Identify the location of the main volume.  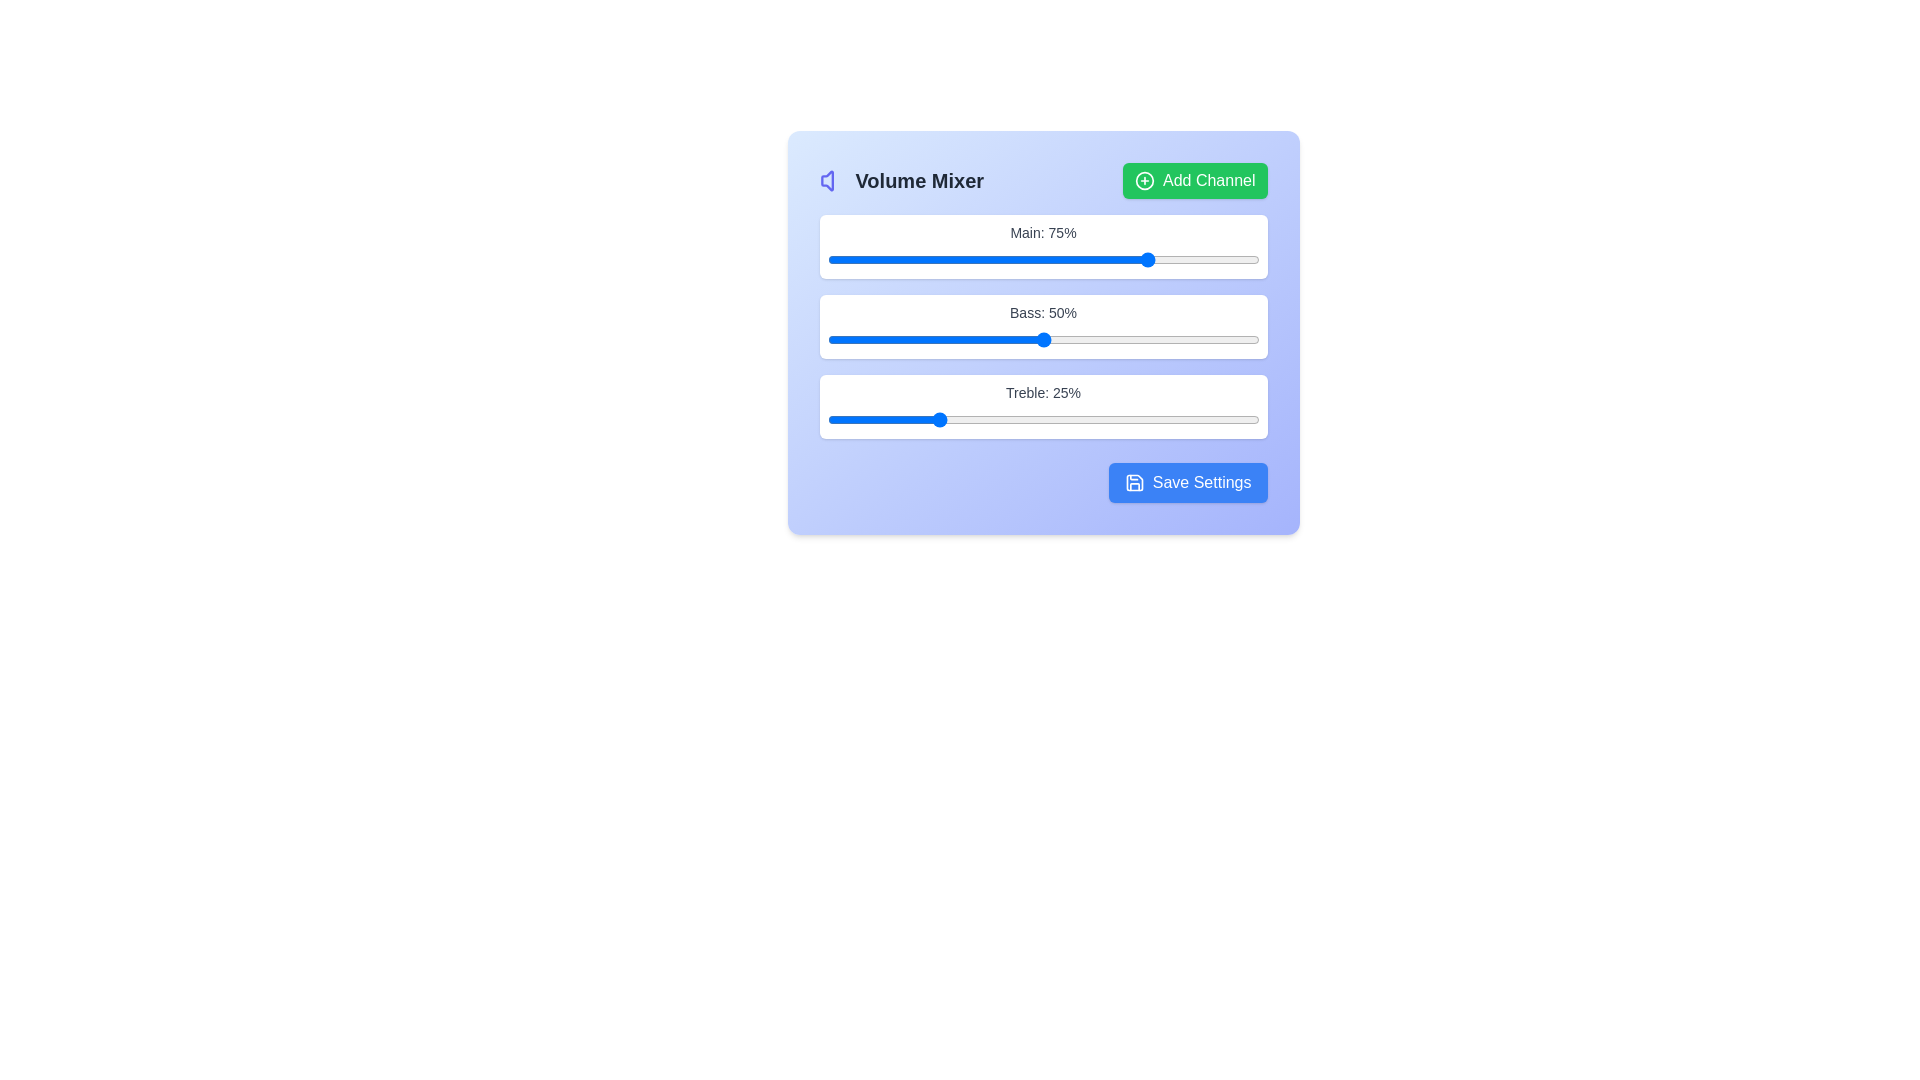
(961, 258).